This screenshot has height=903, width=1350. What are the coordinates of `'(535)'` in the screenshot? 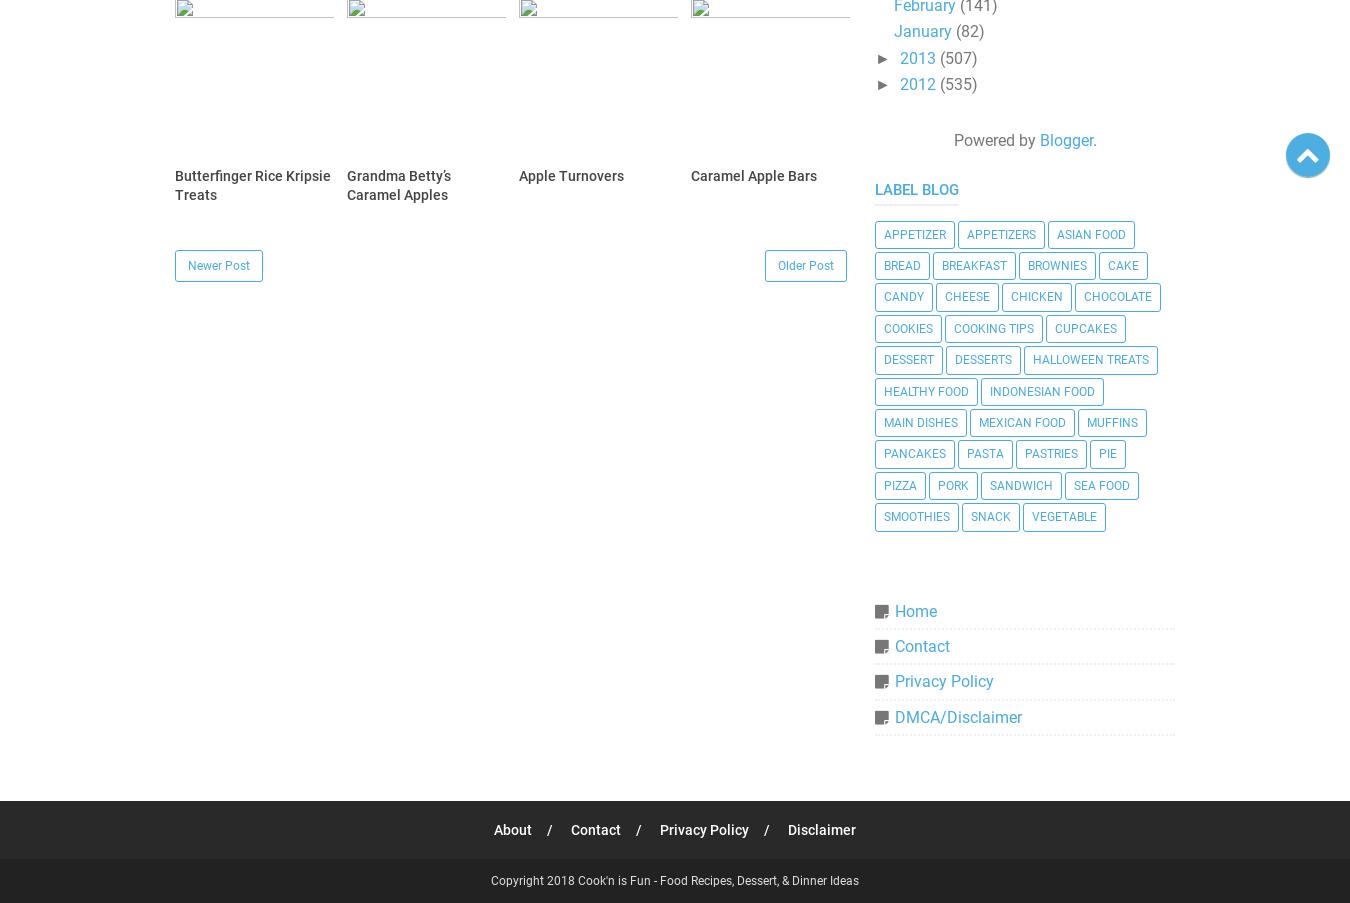 It's located at (956, 84).